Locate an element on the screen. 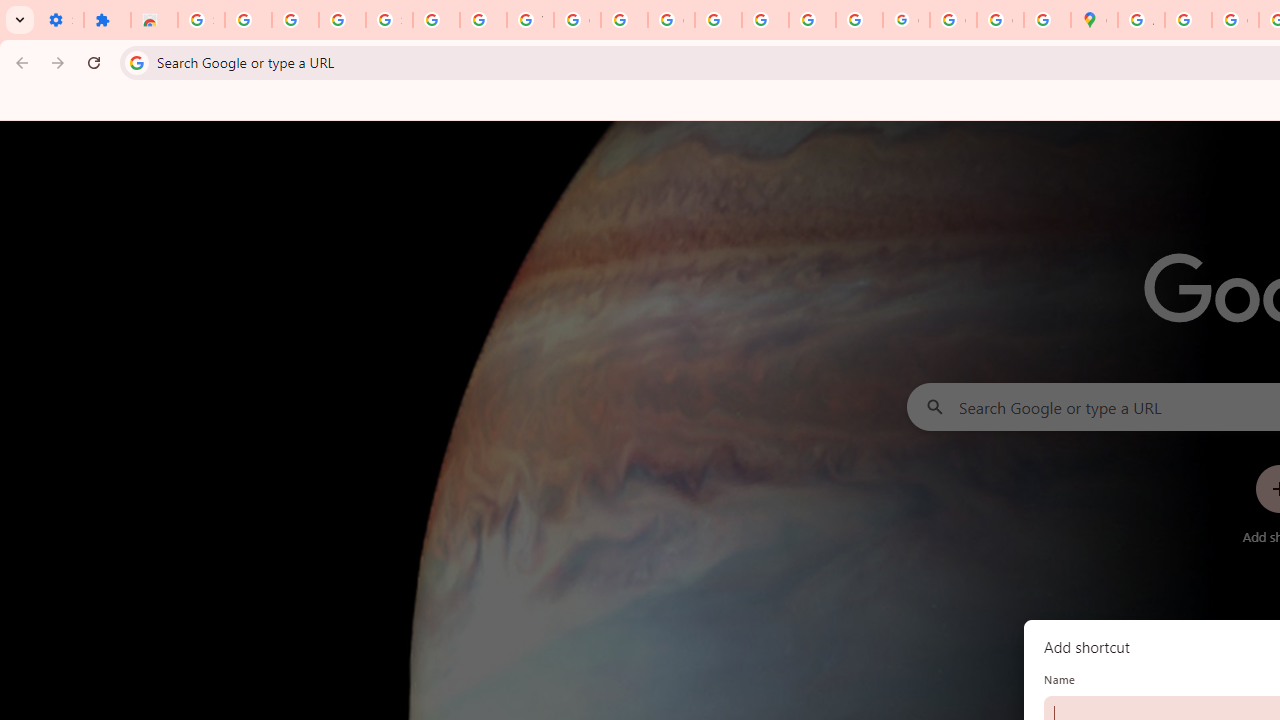  'Google Maps' is located at coordinates (1093, 20).